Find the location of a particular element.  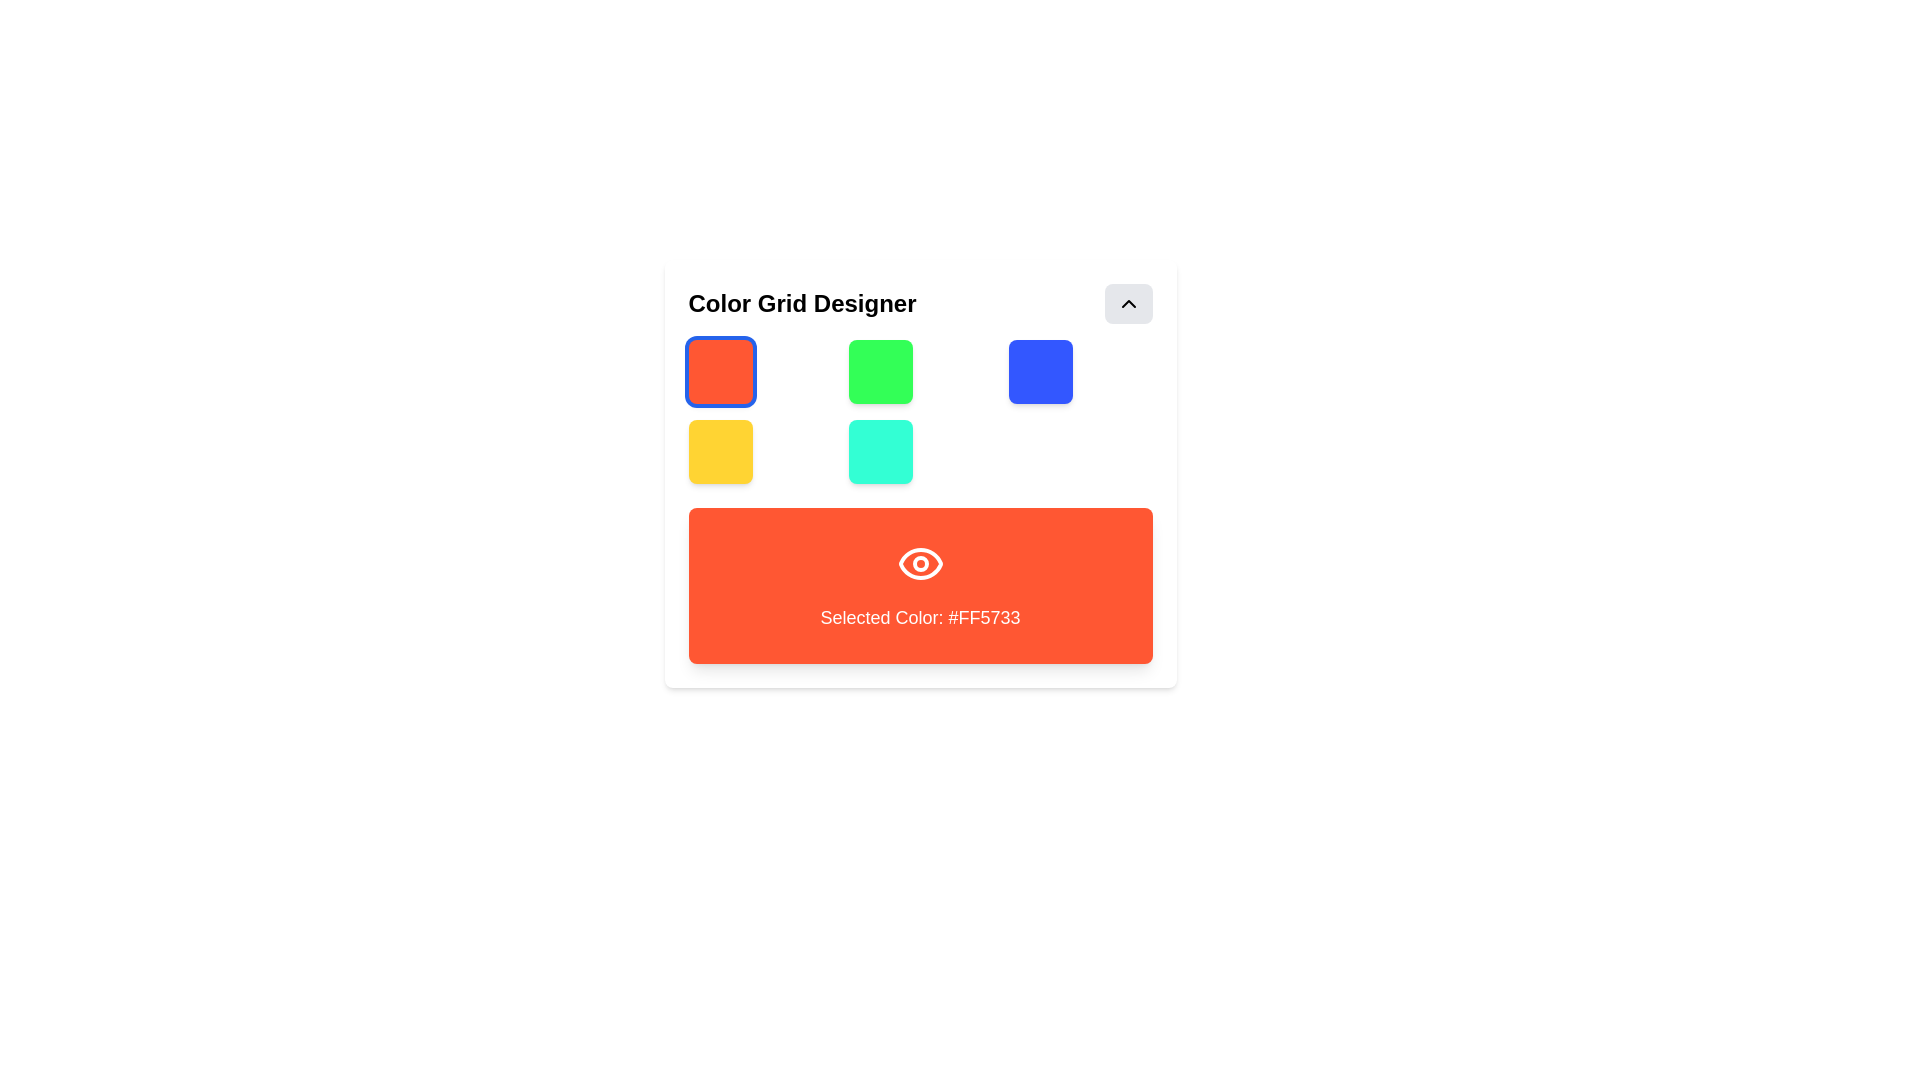

the icon located in the top right corner of the 'Color Grid Designer' card to observe the hover effect is located at coordinates (1128, 304).